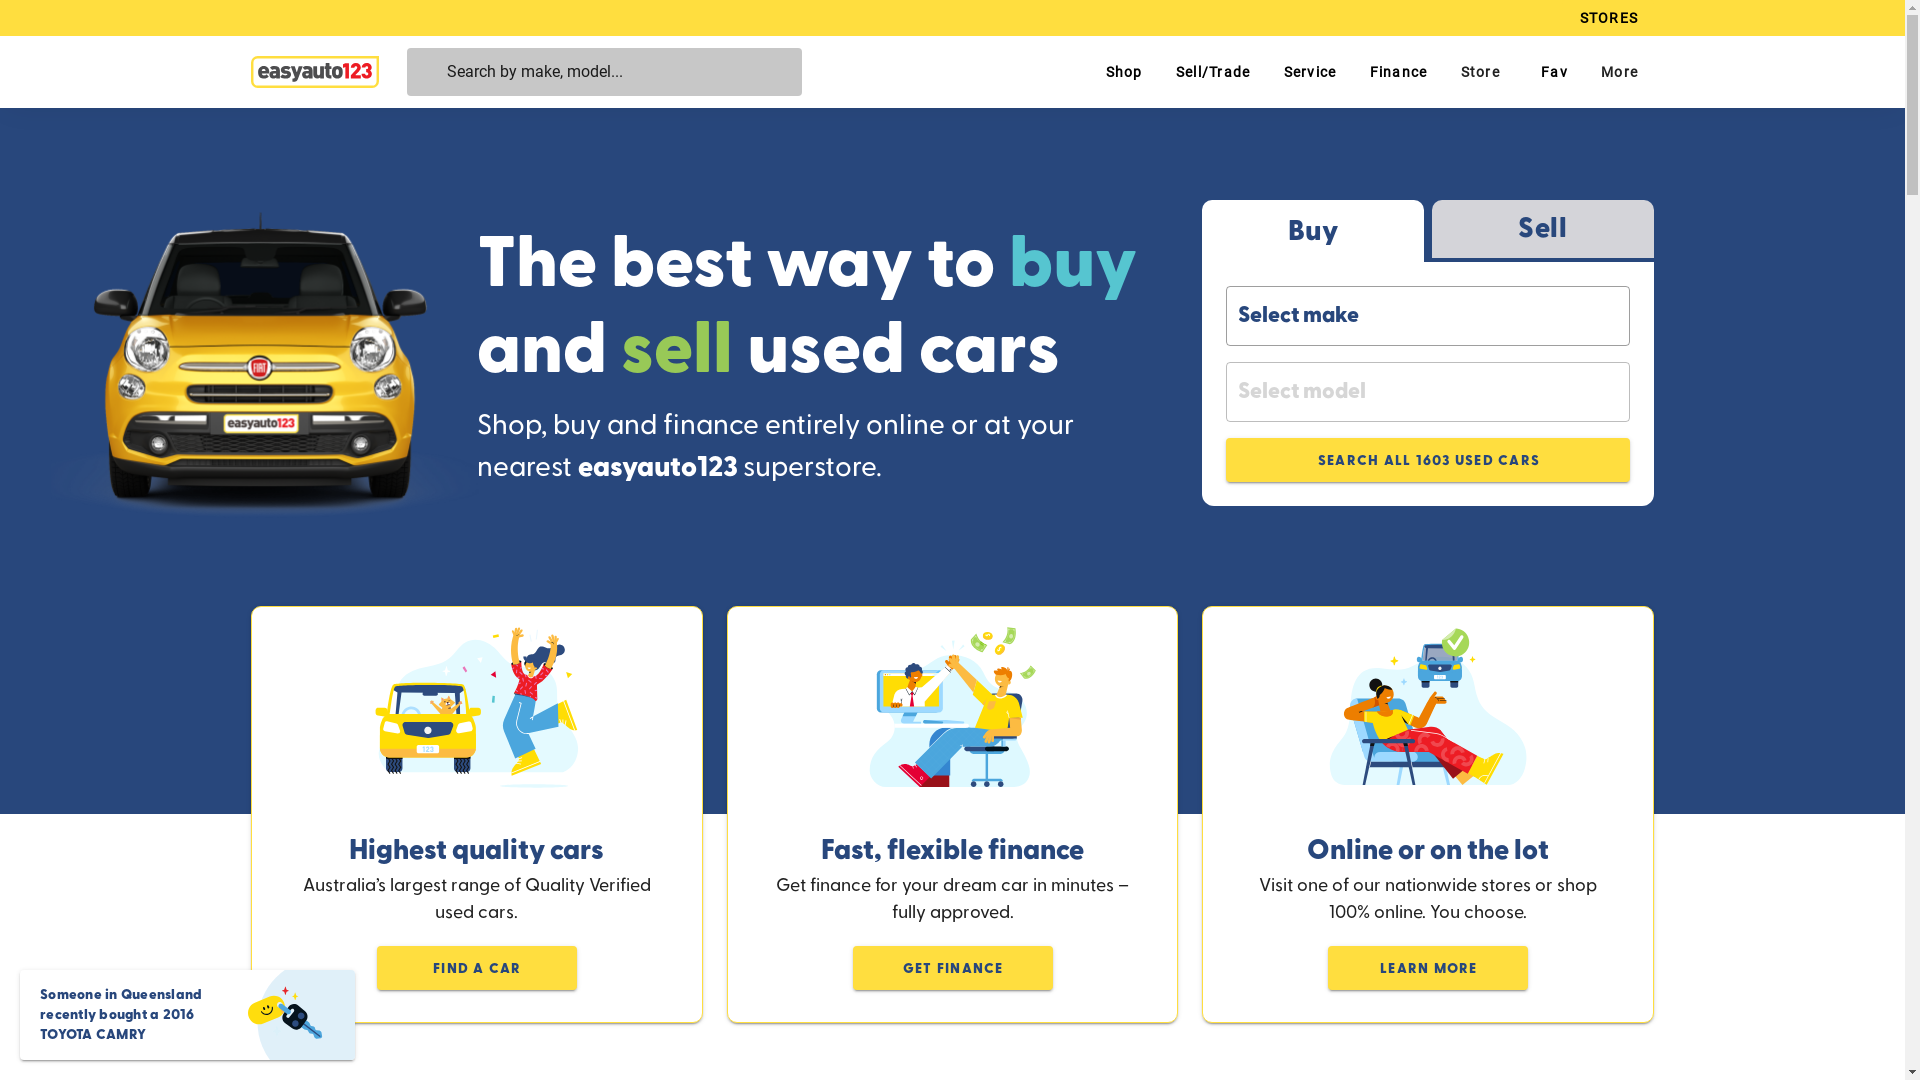 The image size is (1920, 1080). What do you see at coordinates (1426, 967) in the screenshot?
I see `'LEARN MORE'` at bounding box center [1426, 967].